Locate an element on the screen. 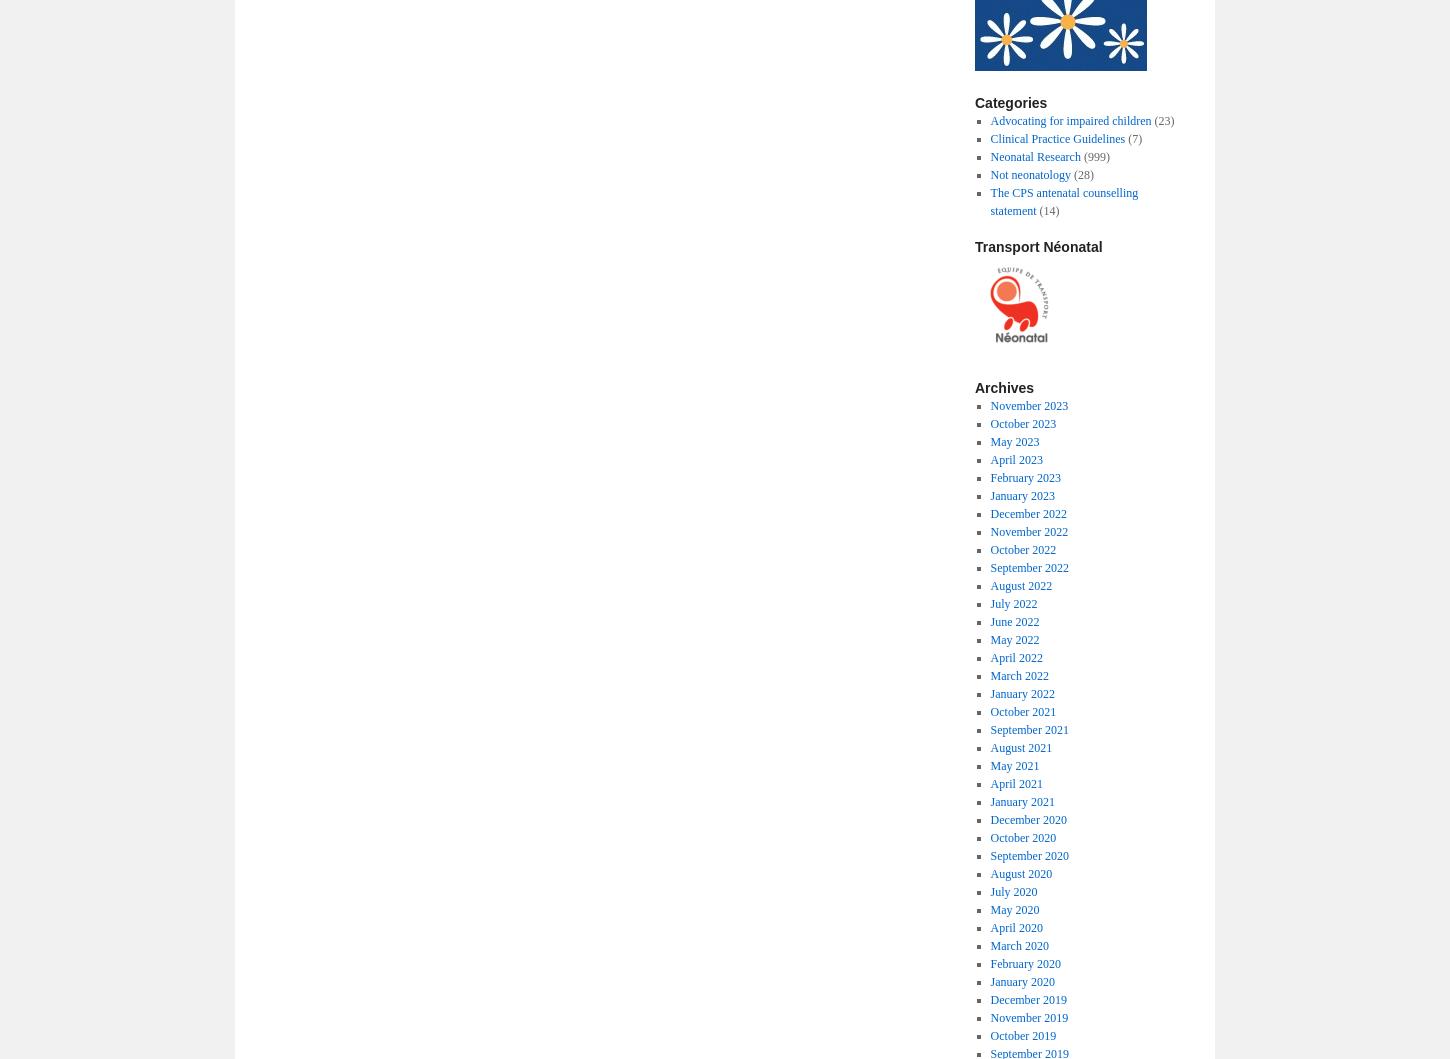 The image size is (1450, 1059). 'August 2020' is located at coordinates (990, 873).